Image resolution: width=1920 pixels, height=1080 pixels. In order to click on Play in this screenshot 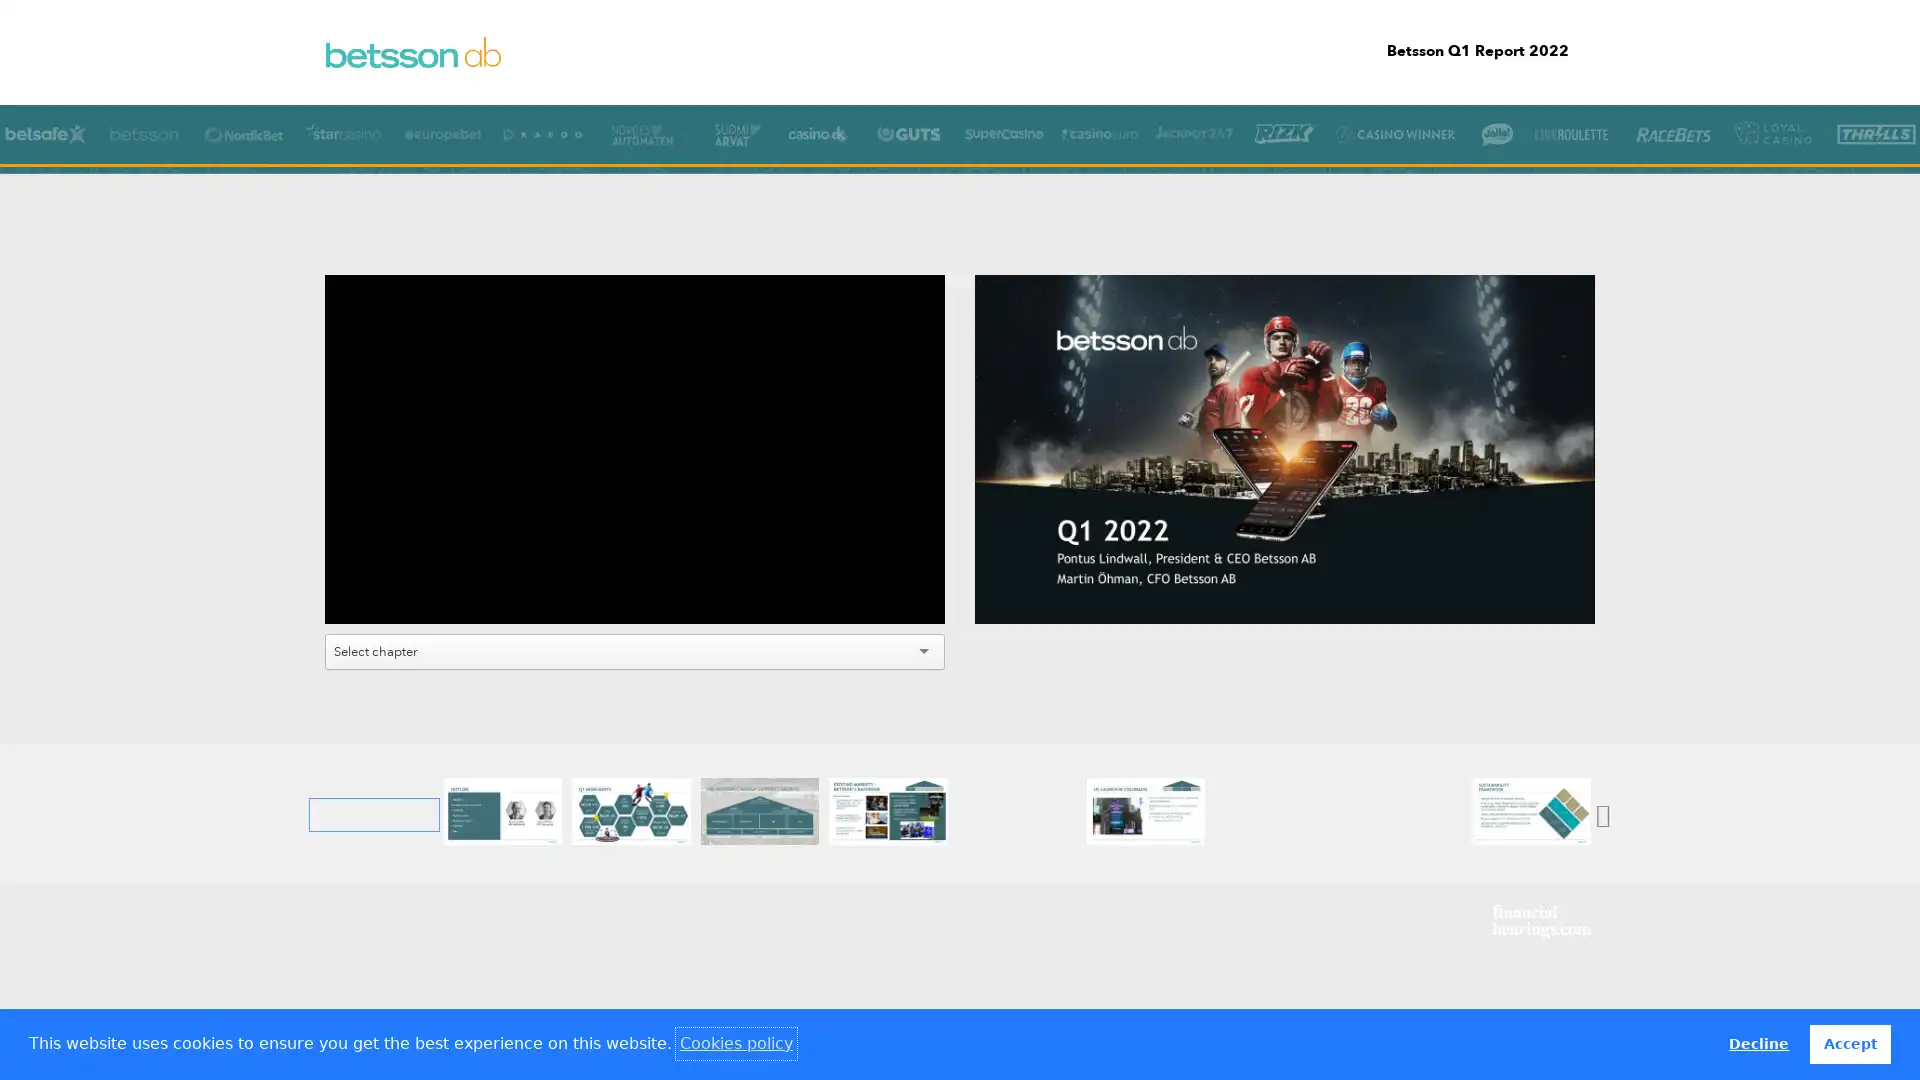, I will do `click(637, 452)`.